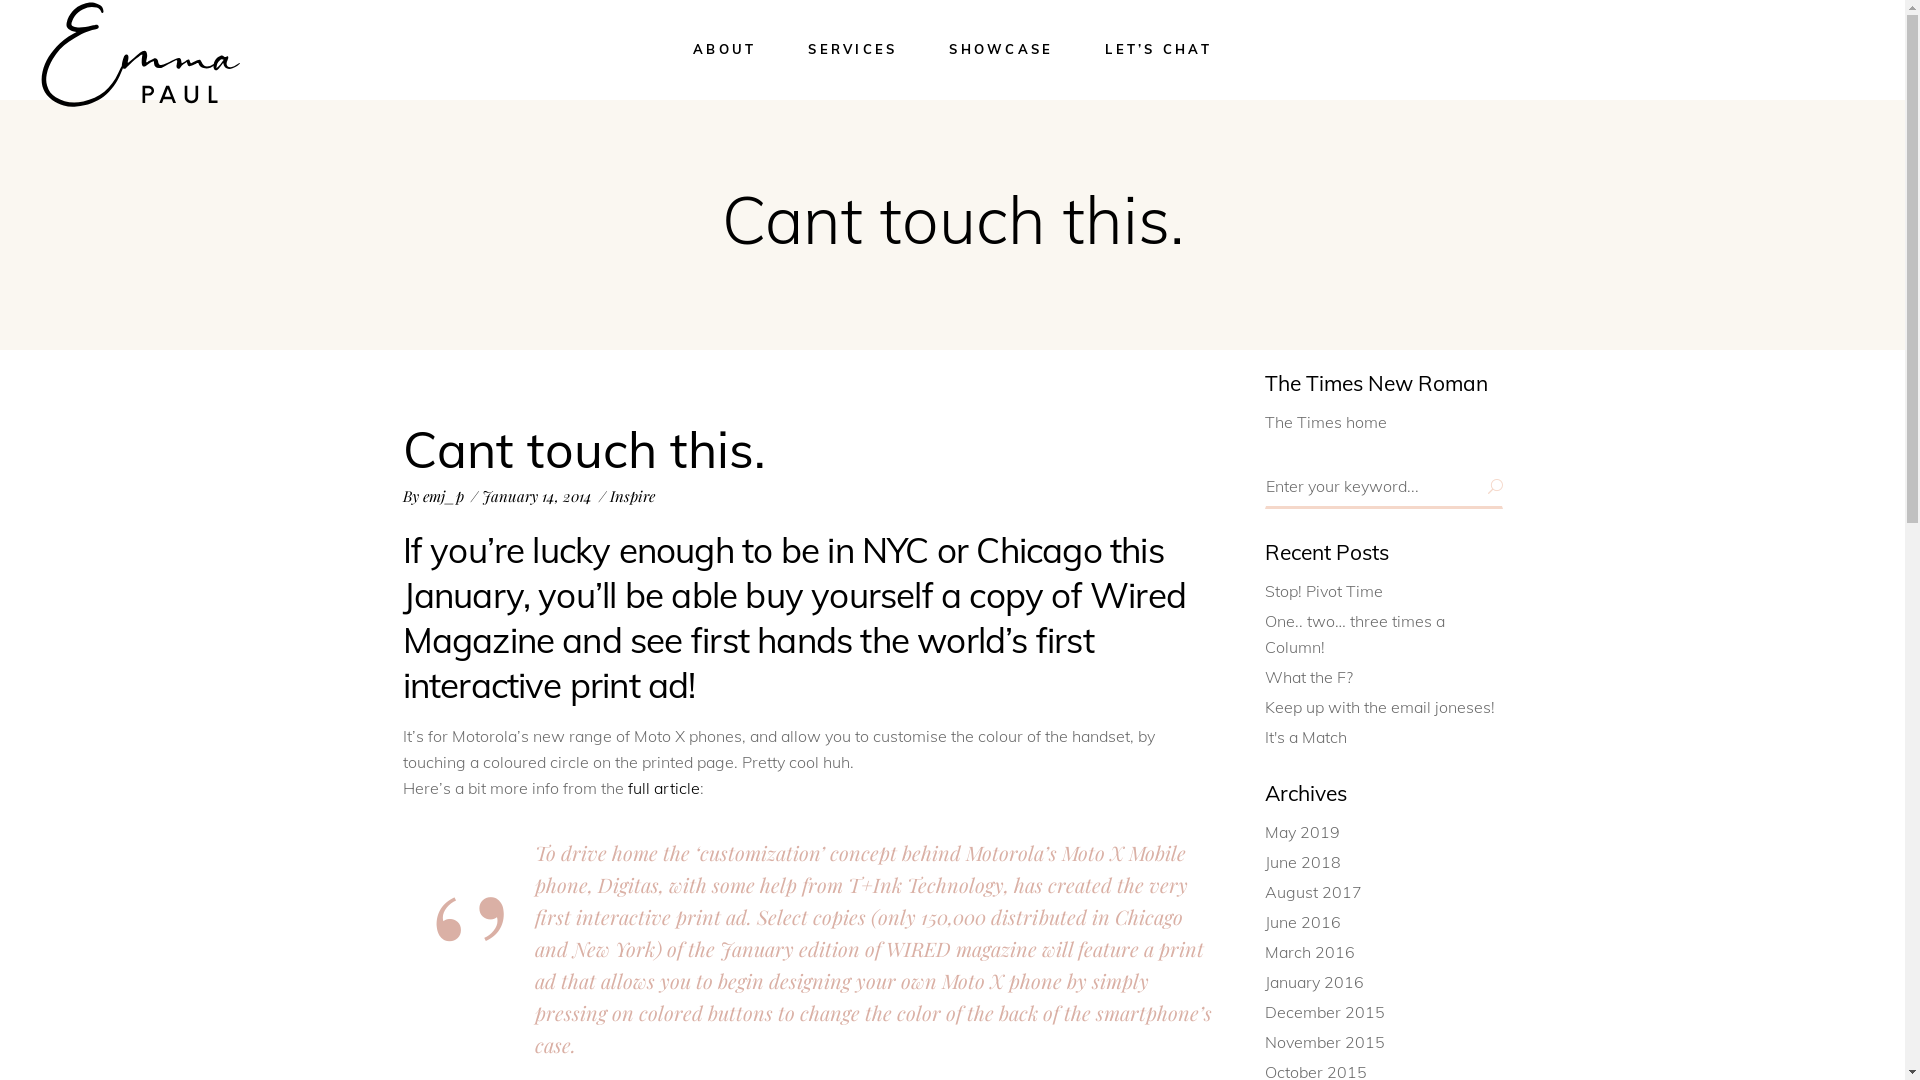 The width and height of the screenshot is (1920, 1080). Describe the element at coordinates (1305, 736) in the screenshot. I see `'It's a Match'` at that location.